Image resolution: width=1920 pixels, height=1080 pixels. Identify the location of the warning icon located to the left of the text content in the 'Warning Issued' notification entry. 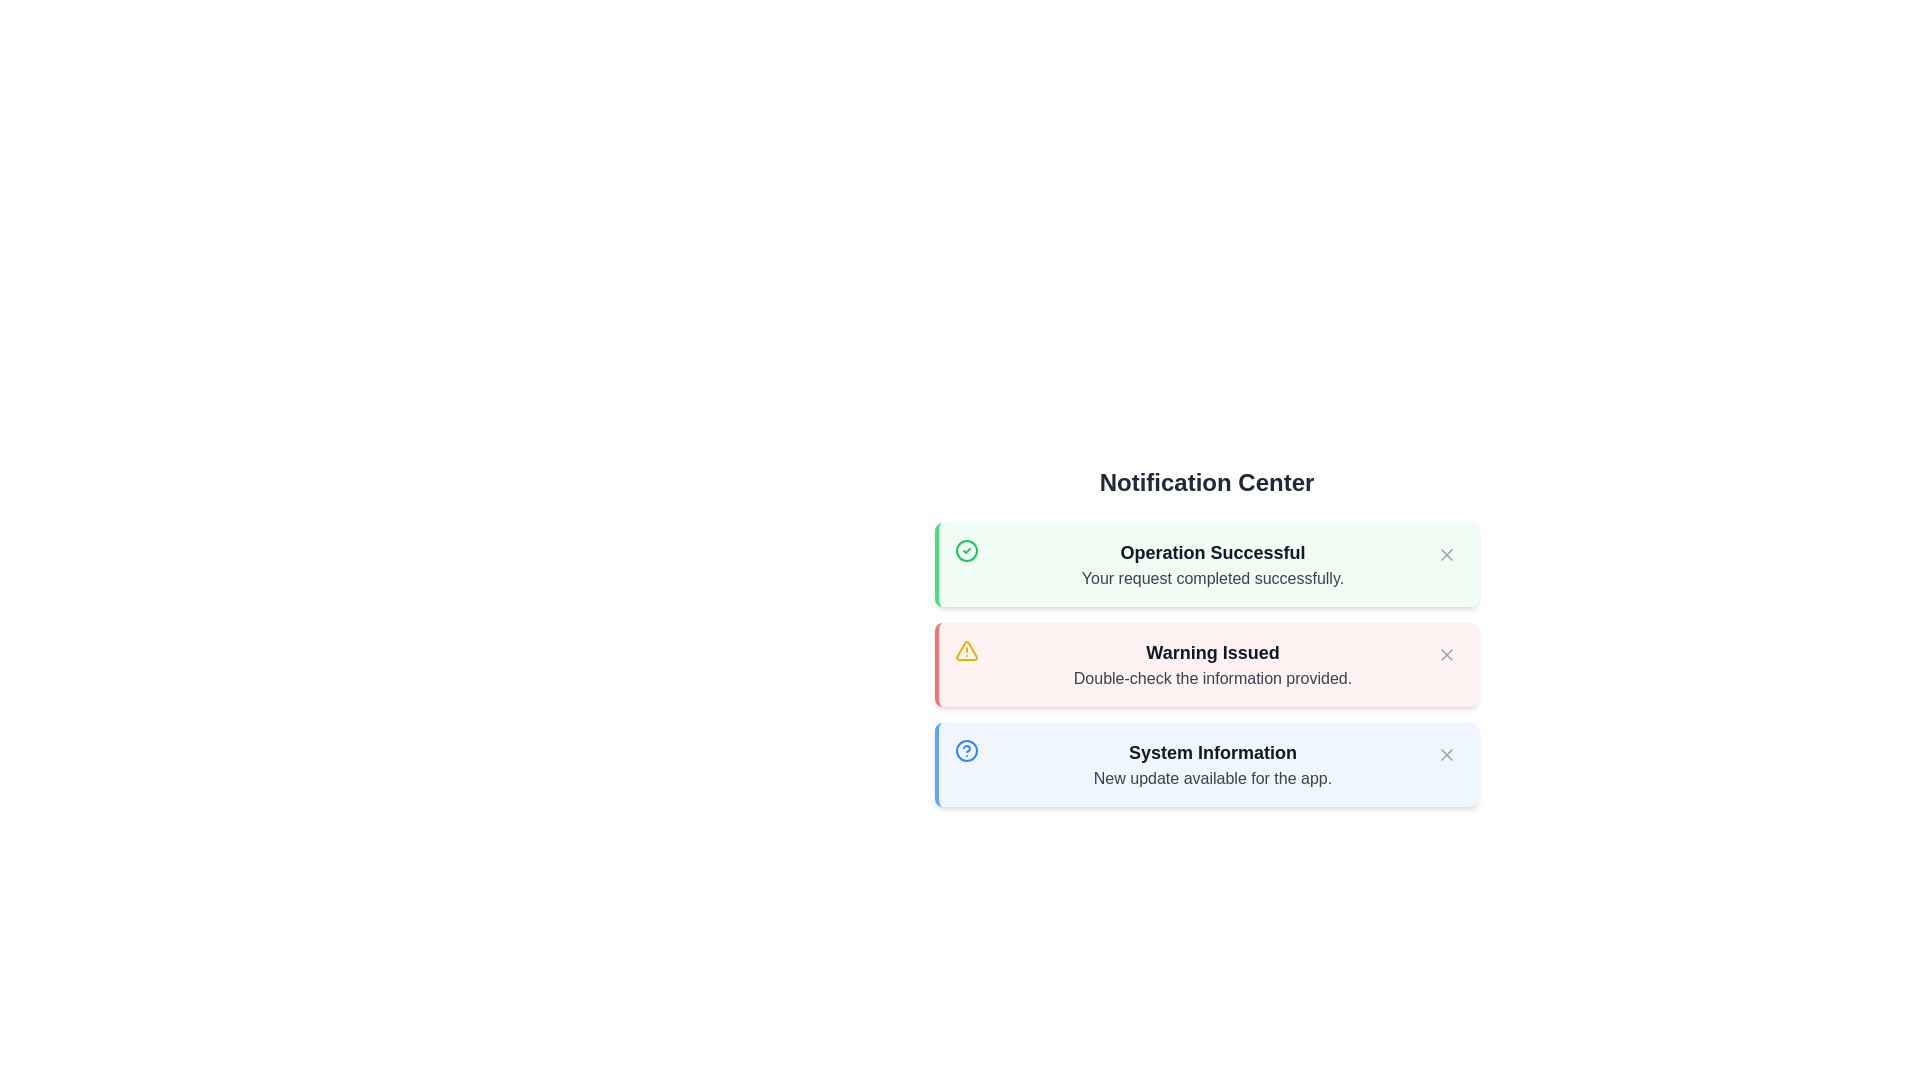
(966, 651).